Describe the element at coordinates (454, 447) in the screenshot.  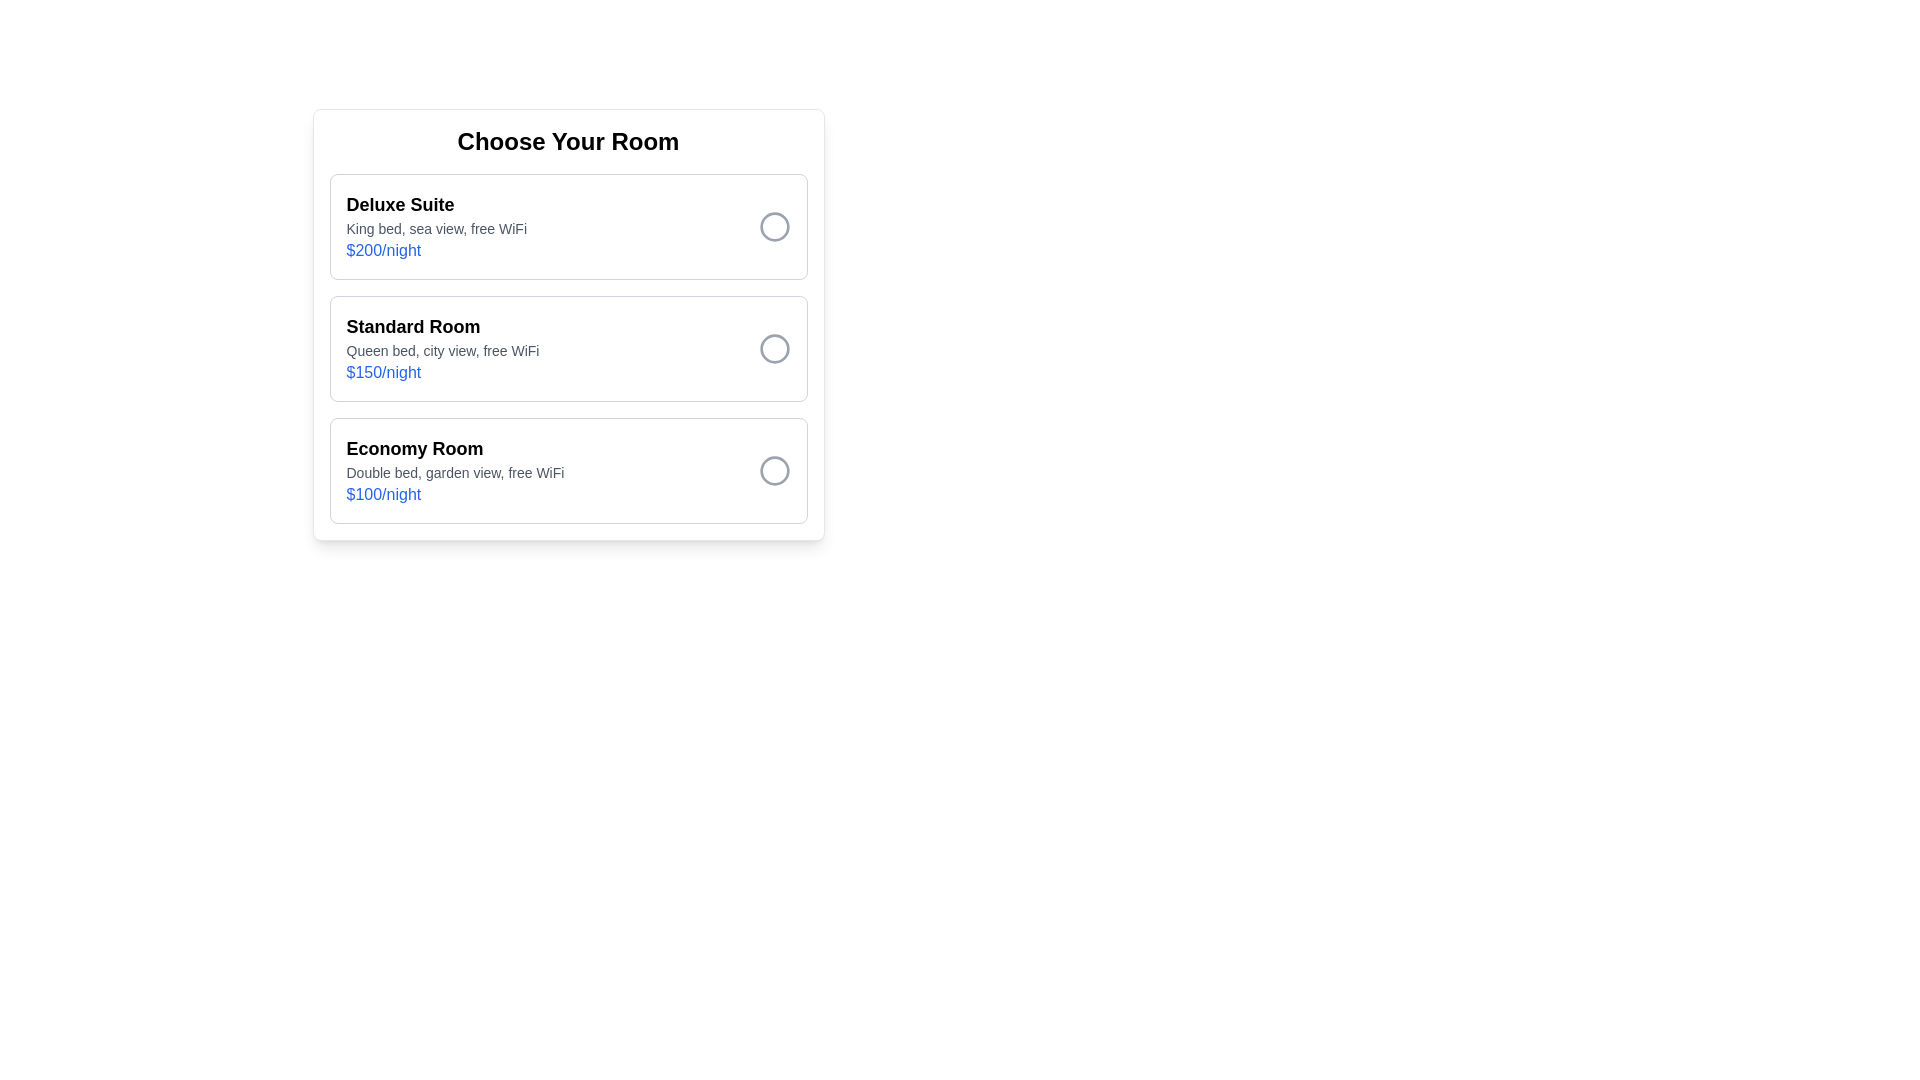
I see `the Text label that identifies the 'Economy Room' option, which is centrally aligned and located at the bottom of the room descriptions list` at that location.